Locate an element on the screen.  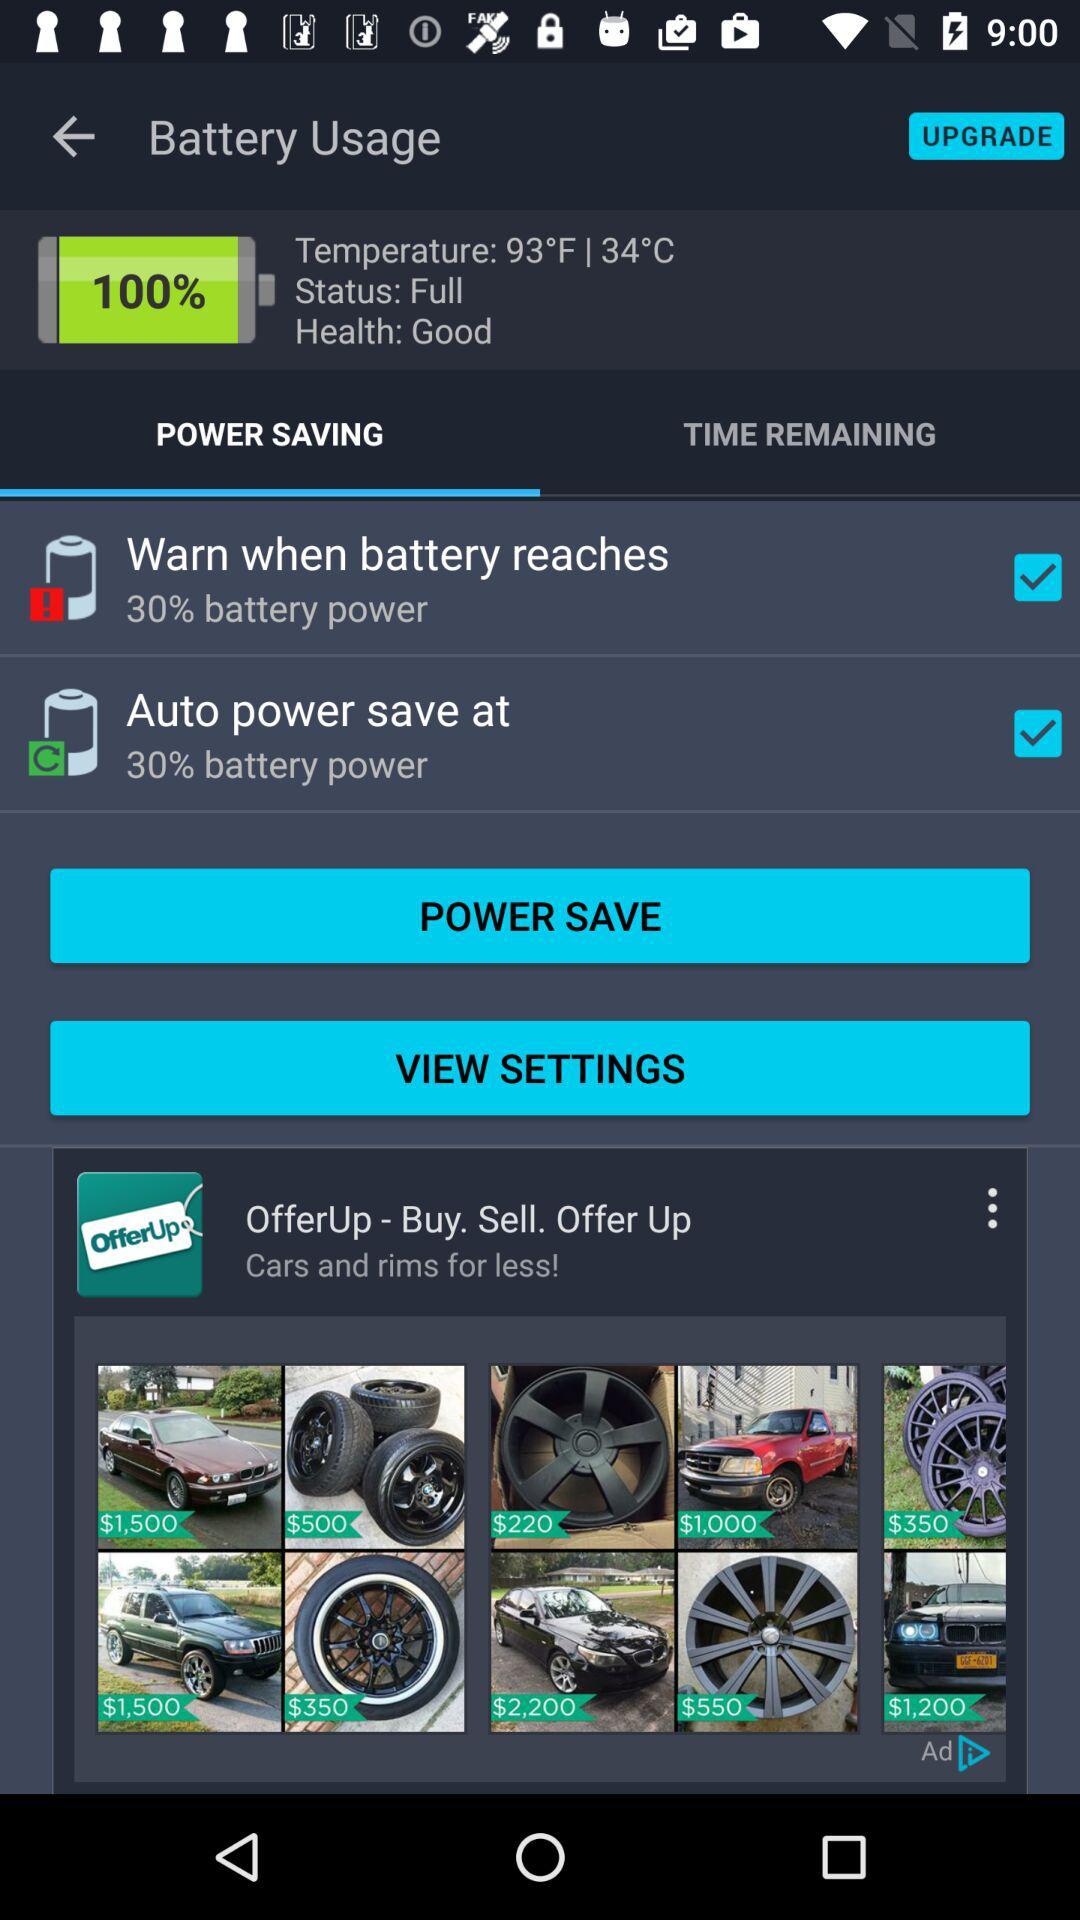
the view settings item is located at coordinates (540, 1067).